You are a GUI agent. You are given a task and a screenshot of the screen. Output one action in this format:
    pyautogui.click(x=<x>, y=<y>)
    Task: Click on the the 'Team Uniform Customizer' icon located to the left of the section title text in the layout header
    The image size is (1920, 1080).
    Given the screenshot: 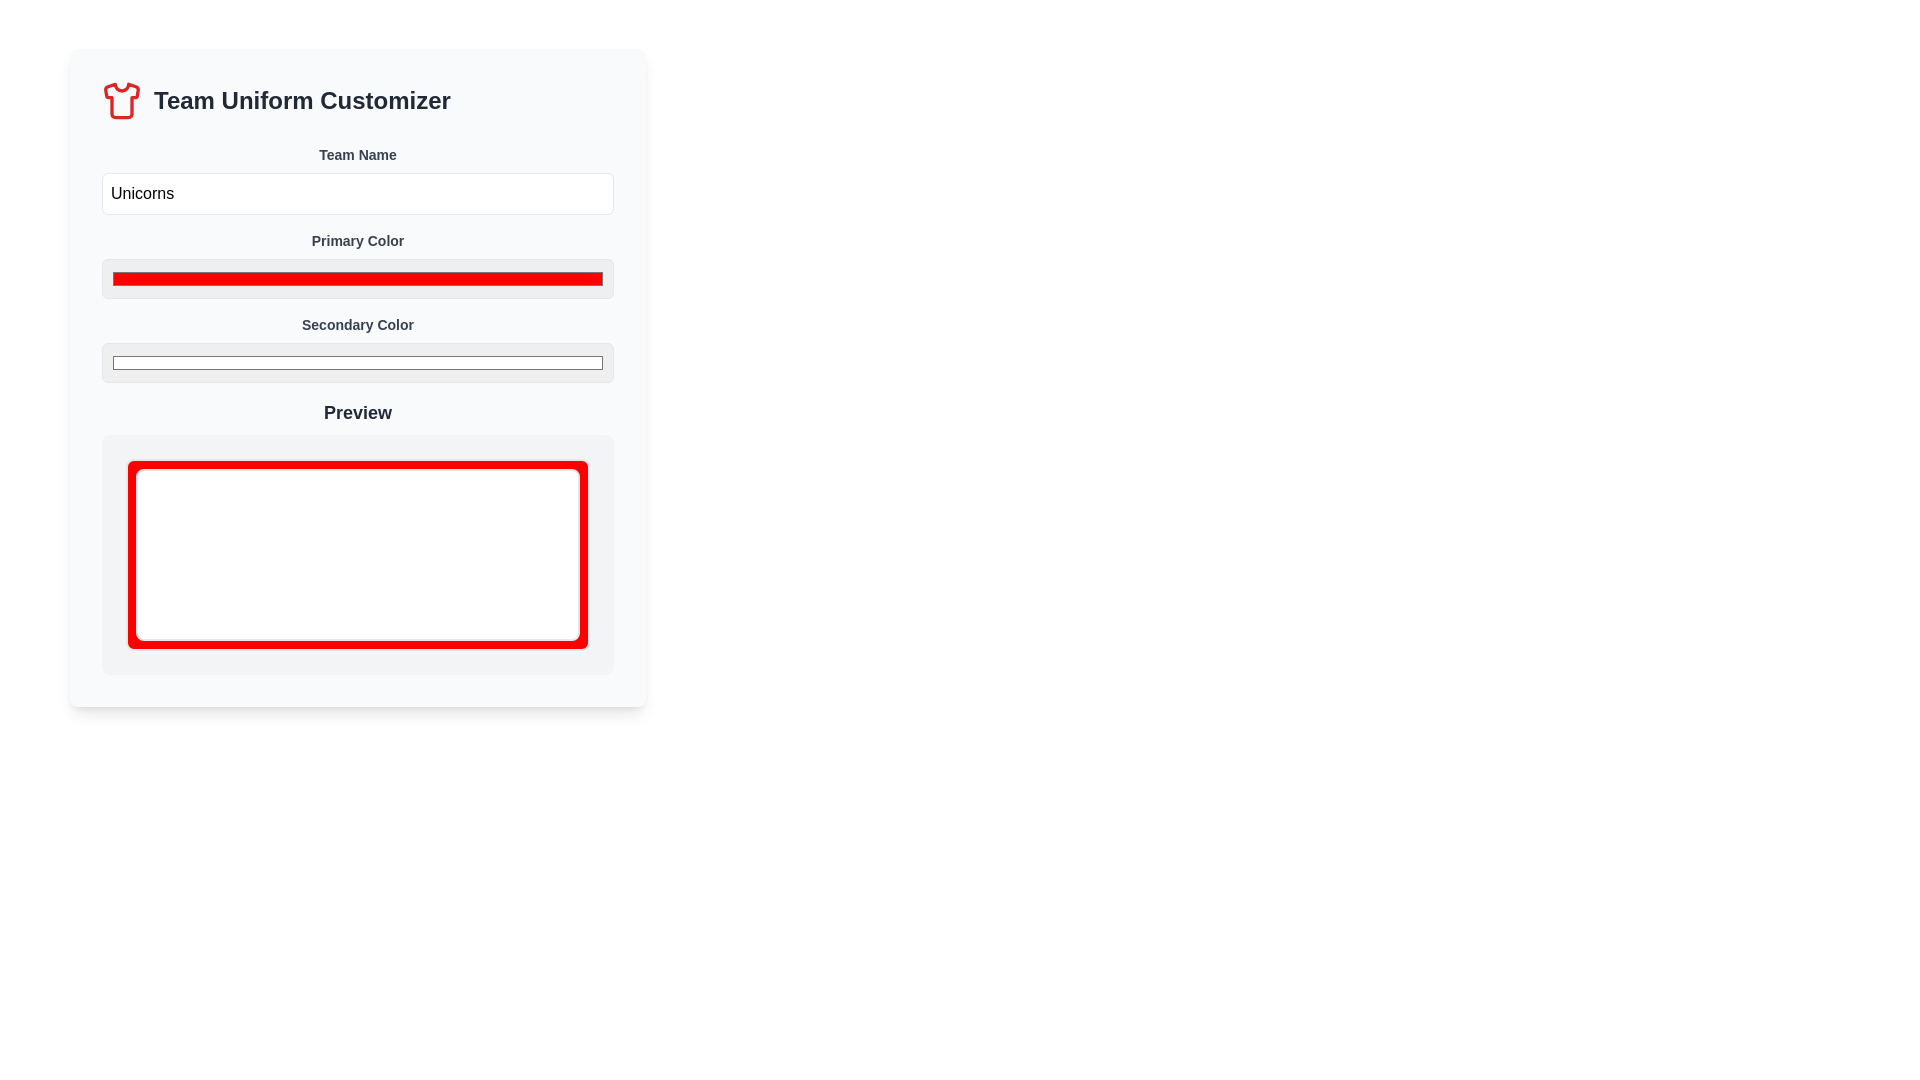 What is the action you would take?
    pyautogui.click(x=120, y=100)
    